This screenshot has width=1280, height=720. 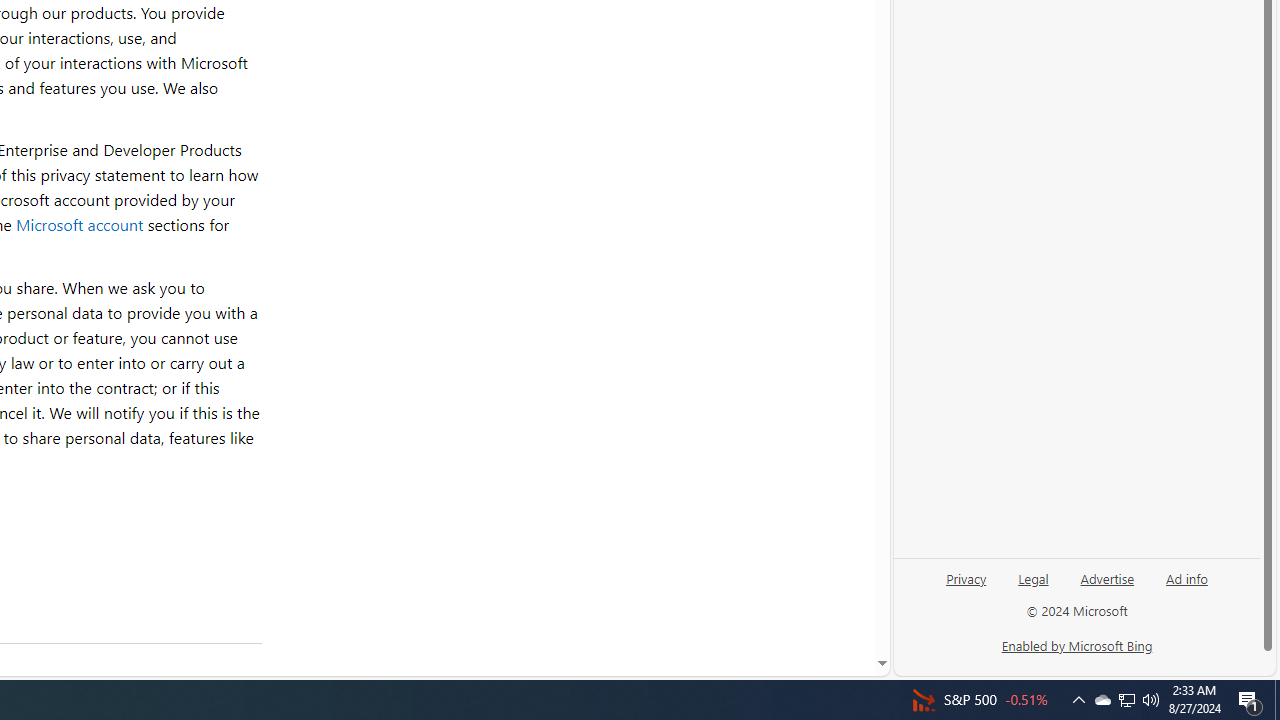 What do you see at coordinates (79, 225) in the screenshot?
I see `'Microsoft account'` at bounding box center [79, 225].